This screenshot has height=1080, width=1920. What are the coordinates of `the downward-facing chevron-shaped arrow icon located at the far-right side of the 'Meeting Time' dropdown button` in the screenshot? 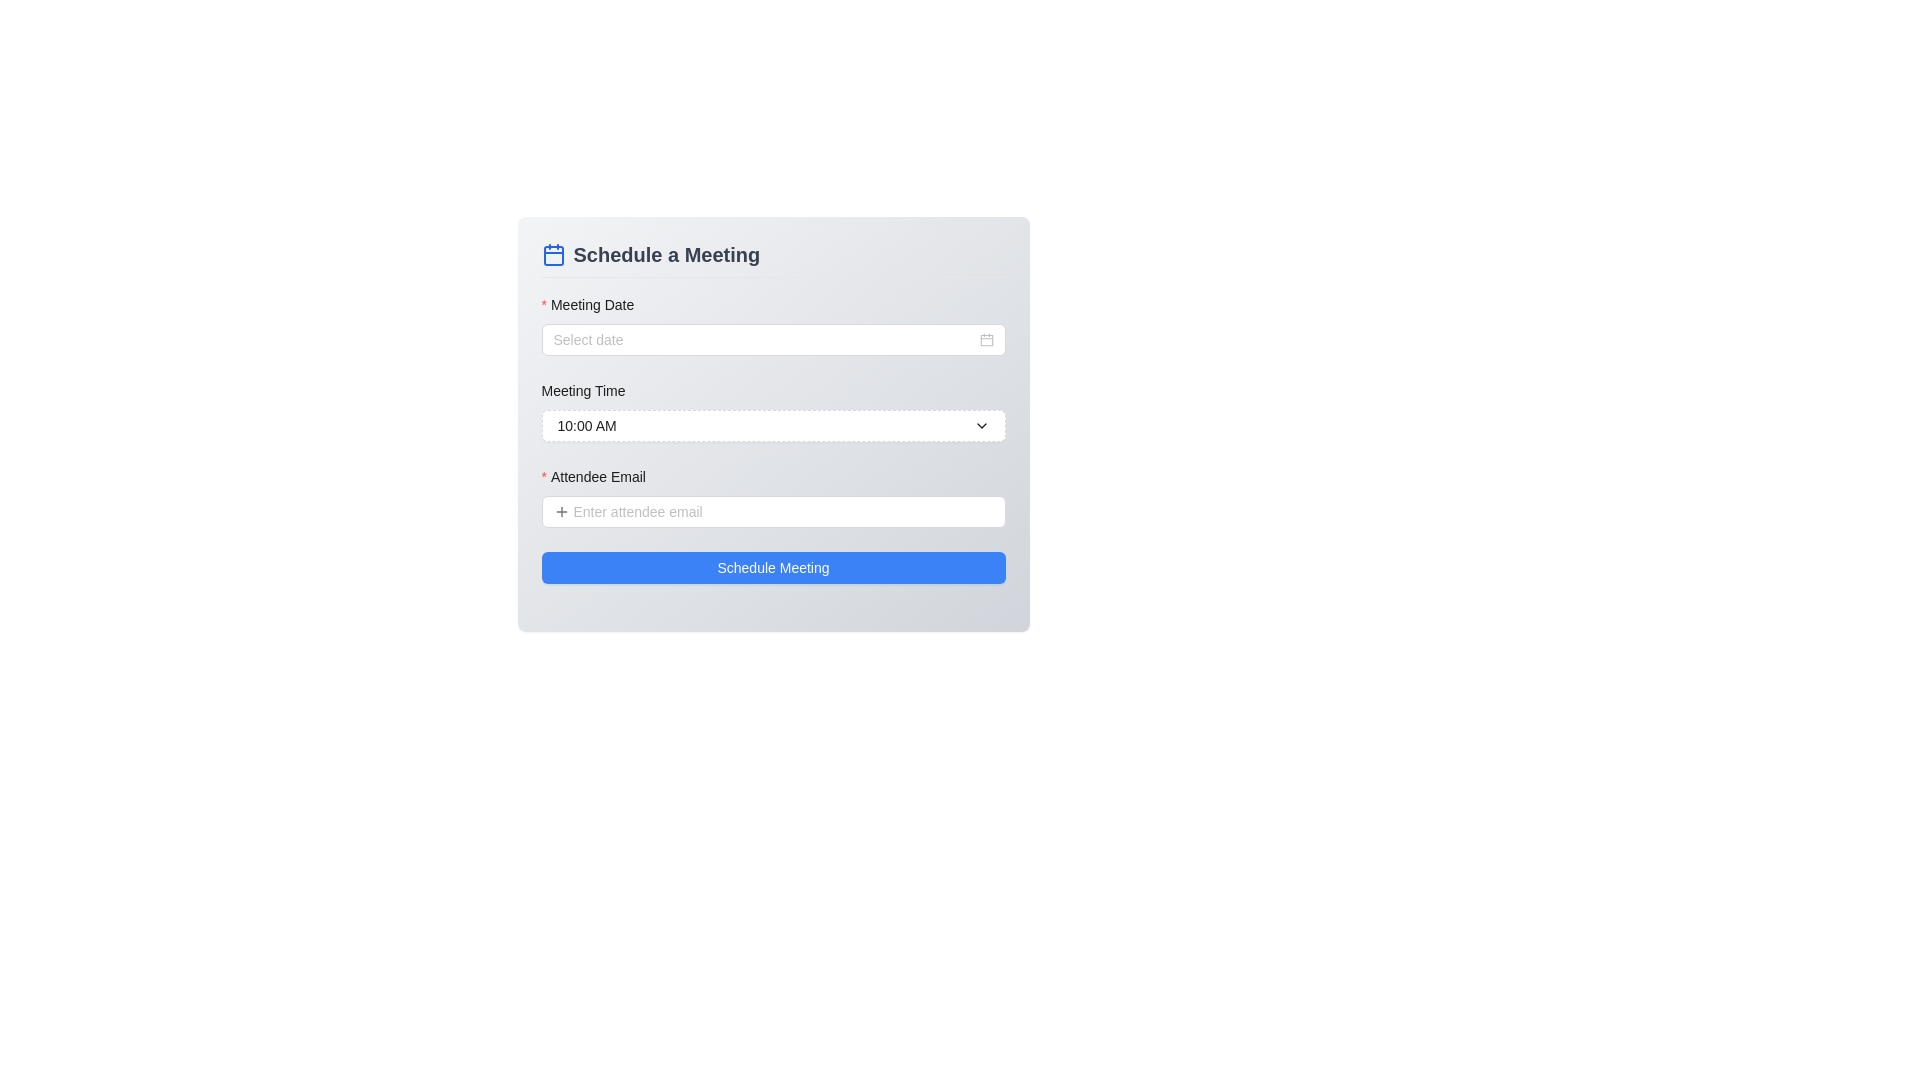 It's located at (981, 424).